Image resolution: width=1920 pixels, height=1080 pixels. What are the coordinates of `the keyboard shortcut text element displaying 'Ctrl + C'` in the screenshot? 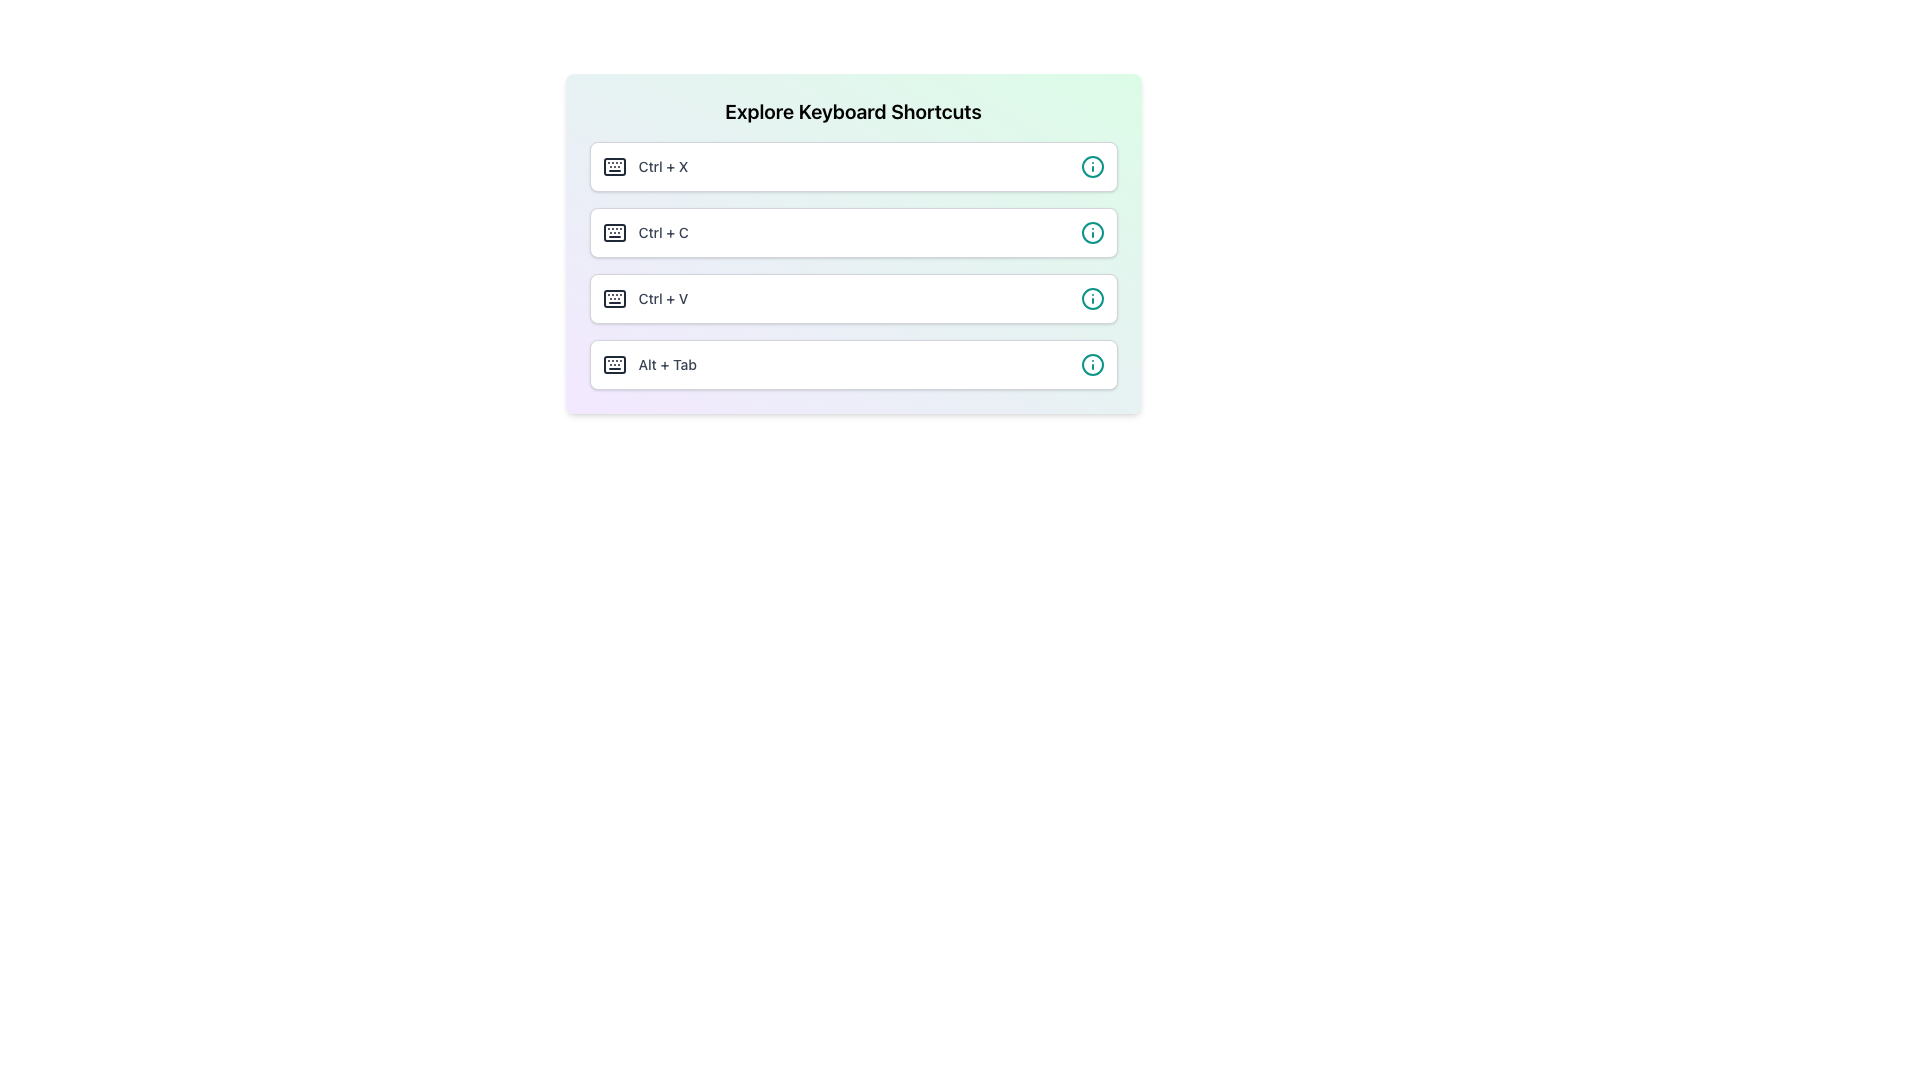 It's located at (645, 231).